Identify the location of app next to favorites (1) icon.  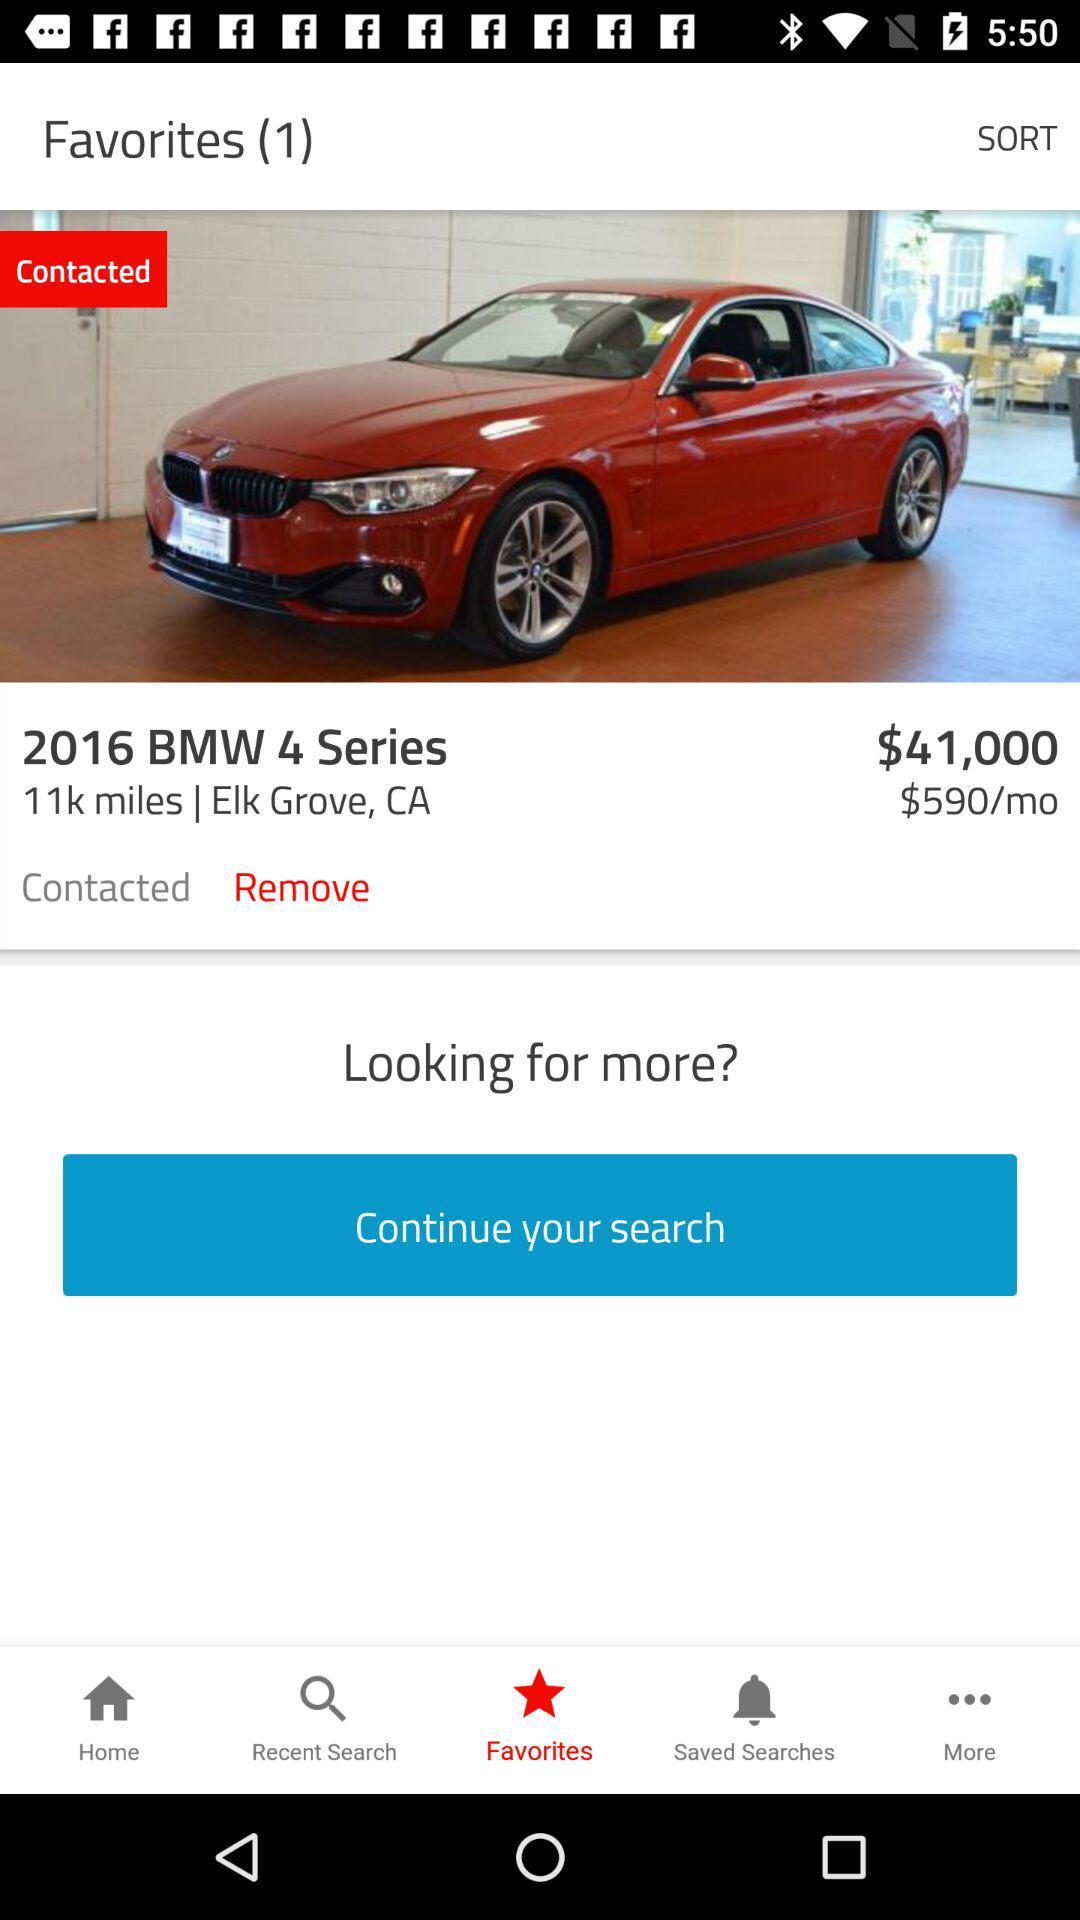
(1017, 135).